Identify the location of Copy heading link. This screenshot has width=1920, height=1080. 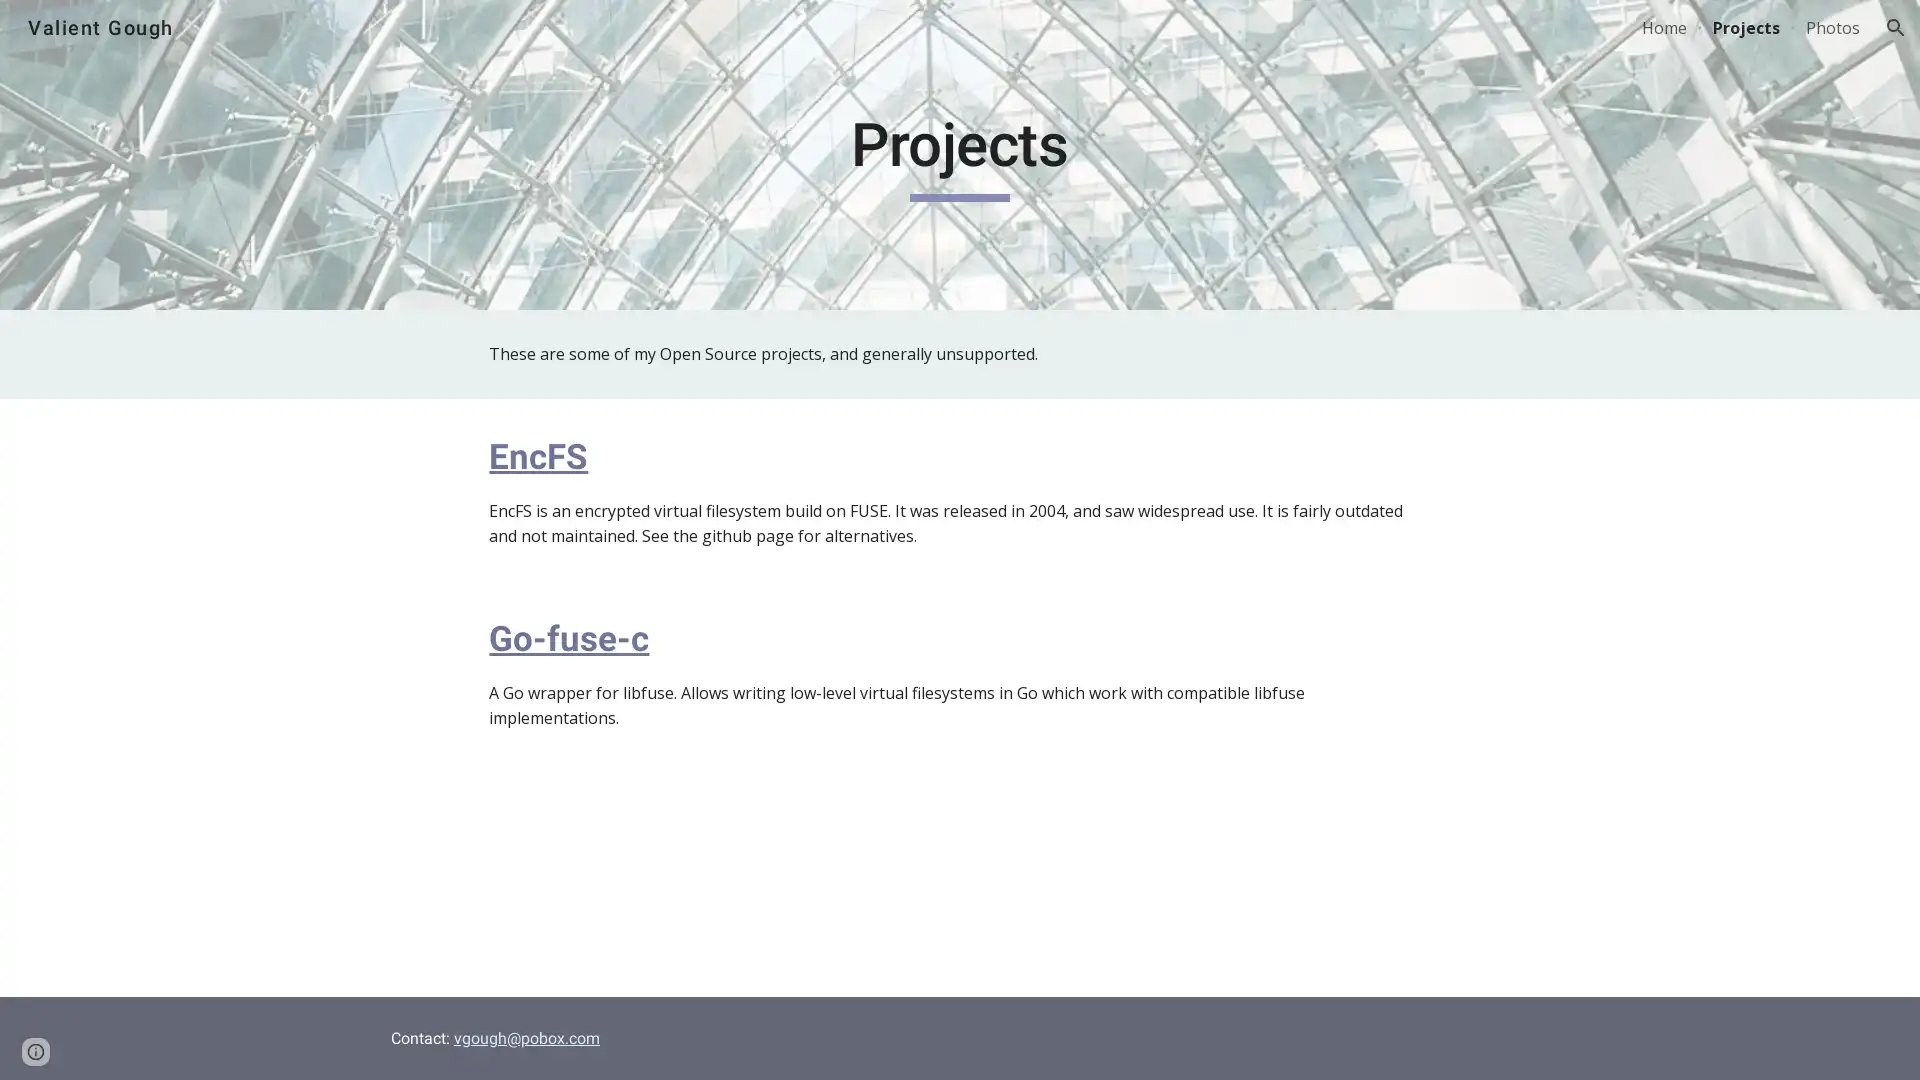
(609, 455).